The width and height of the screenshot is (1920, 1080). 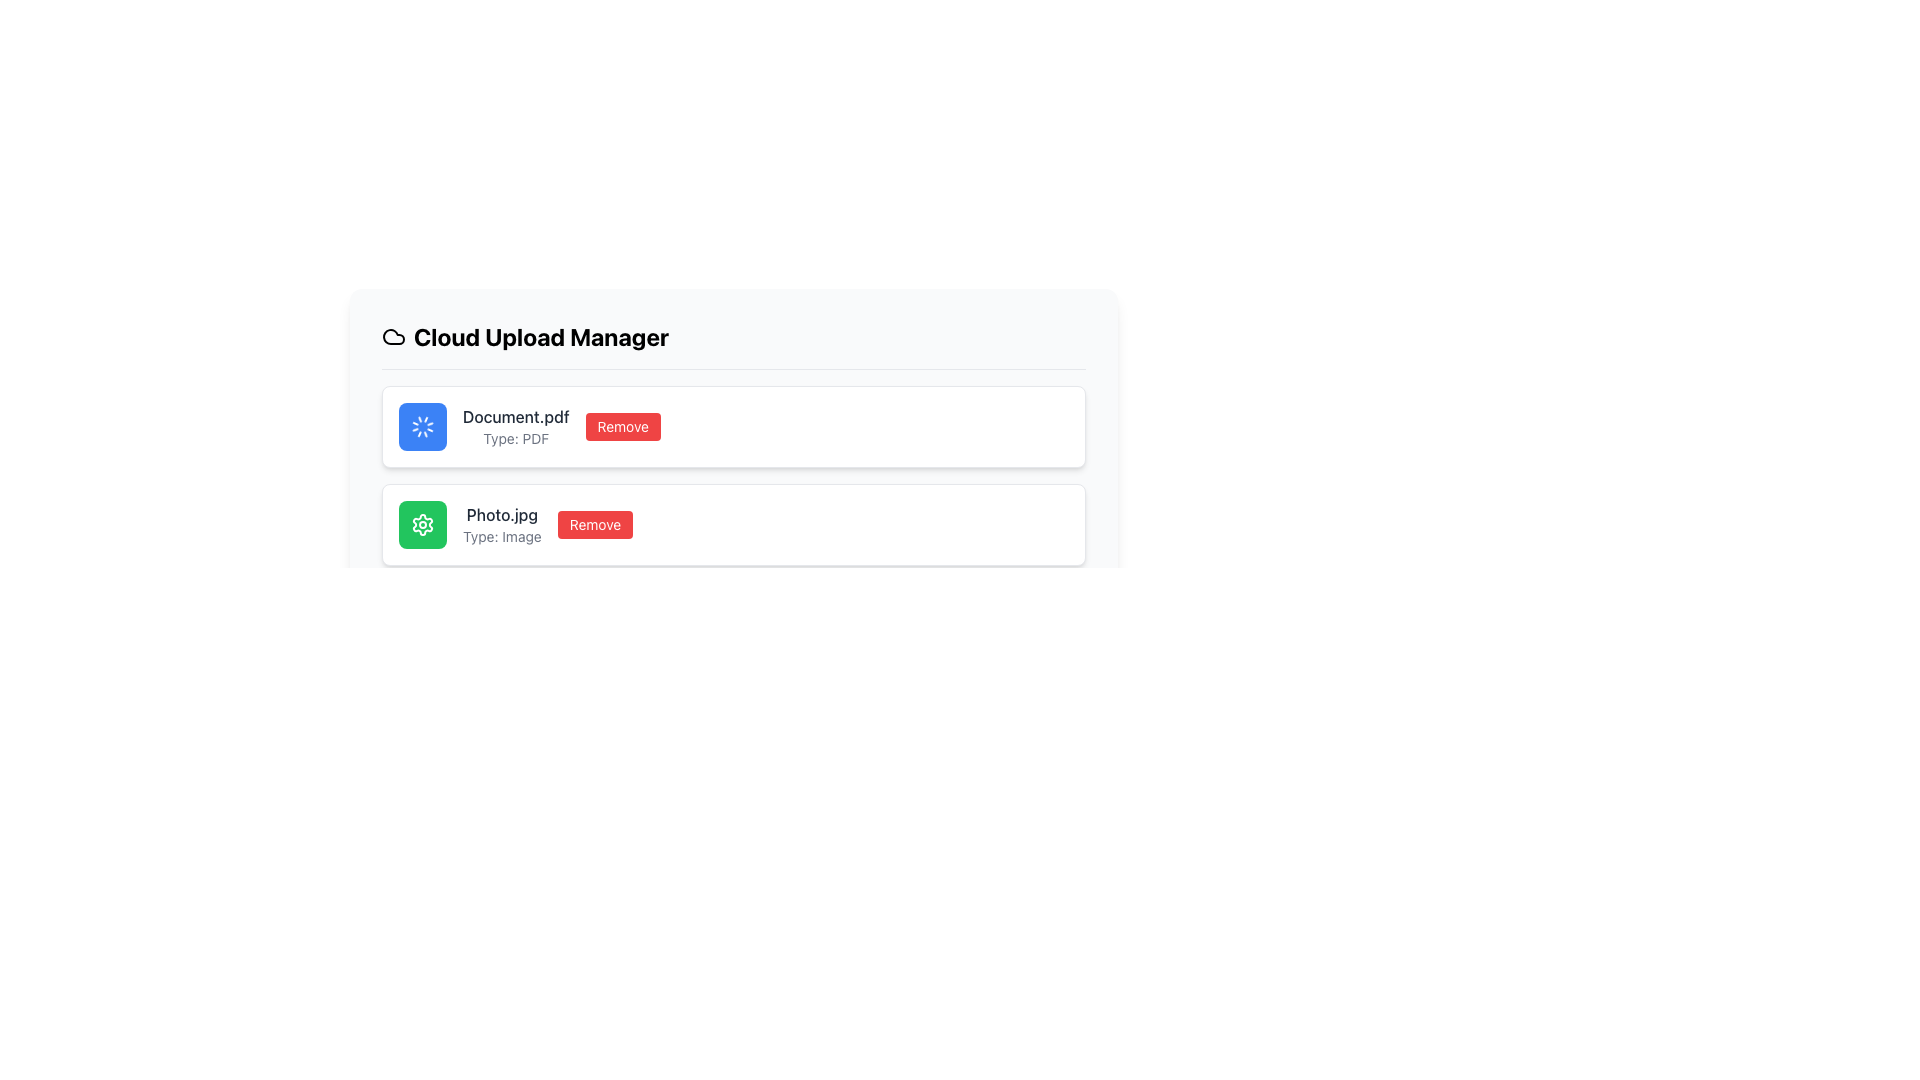 I want to click on the text display component showing the file name 'Document.pdf' and type 'PDF', which is located in the first card of the uploaded files list, so click(x=516, y=426).